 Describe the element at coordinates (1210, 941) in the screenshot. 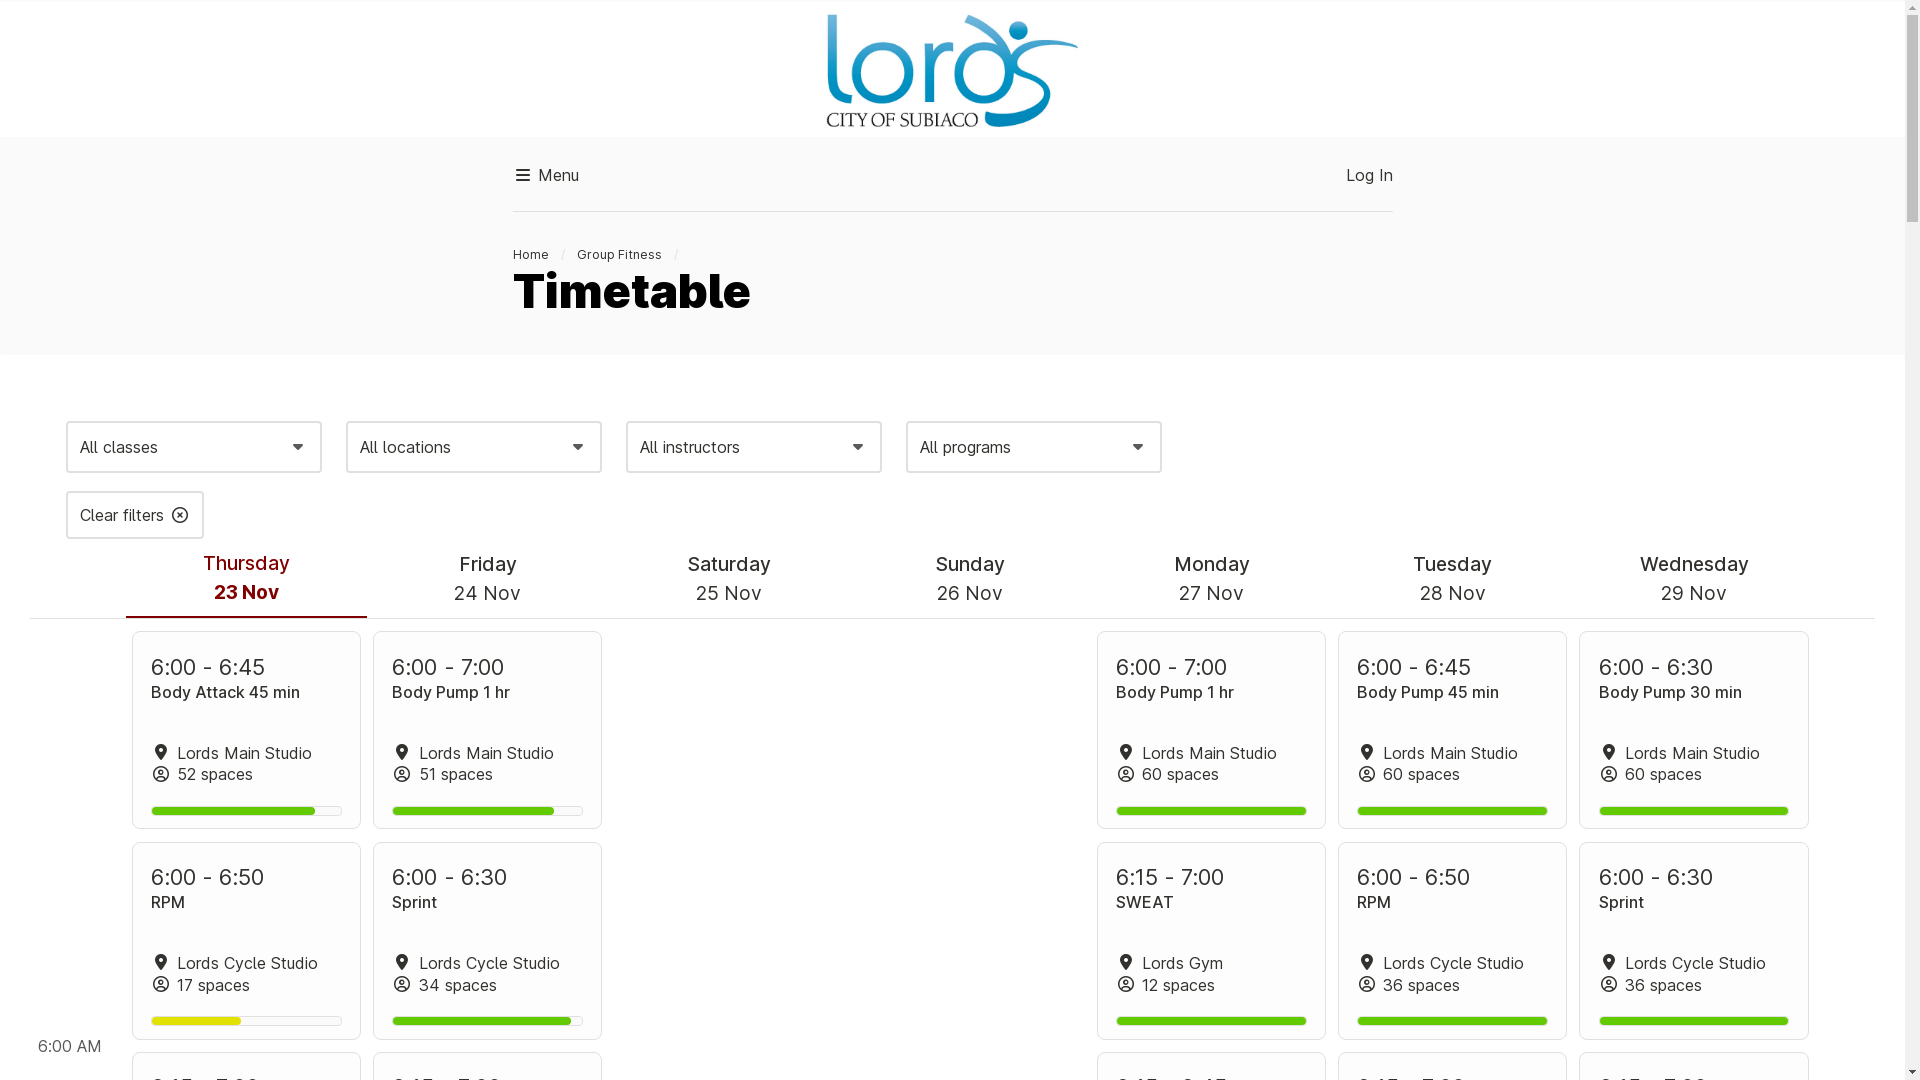

I see `'SWEAT` at that location.